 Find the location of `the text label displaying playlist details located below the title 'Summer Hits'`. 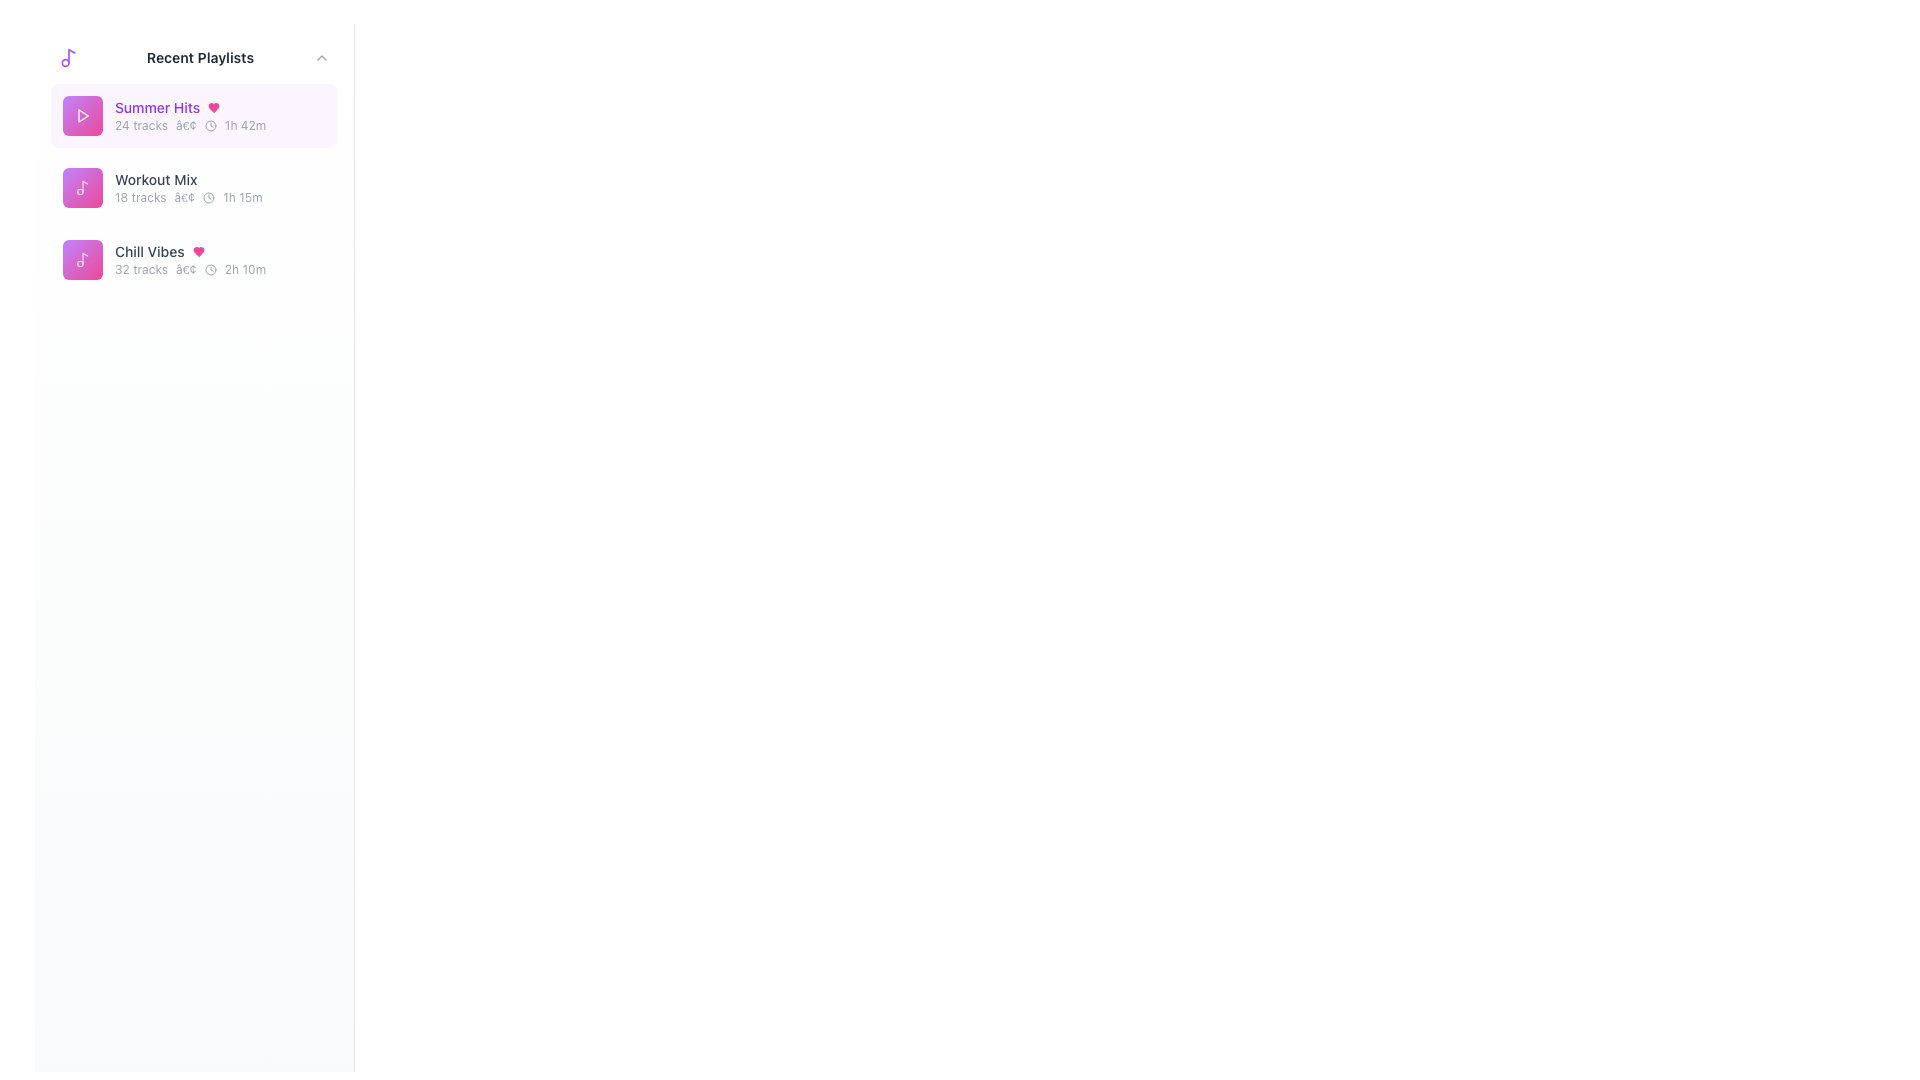

the text label displaying playlist details located below the title 'Summer Hits' is located at coordinates (220, 126).